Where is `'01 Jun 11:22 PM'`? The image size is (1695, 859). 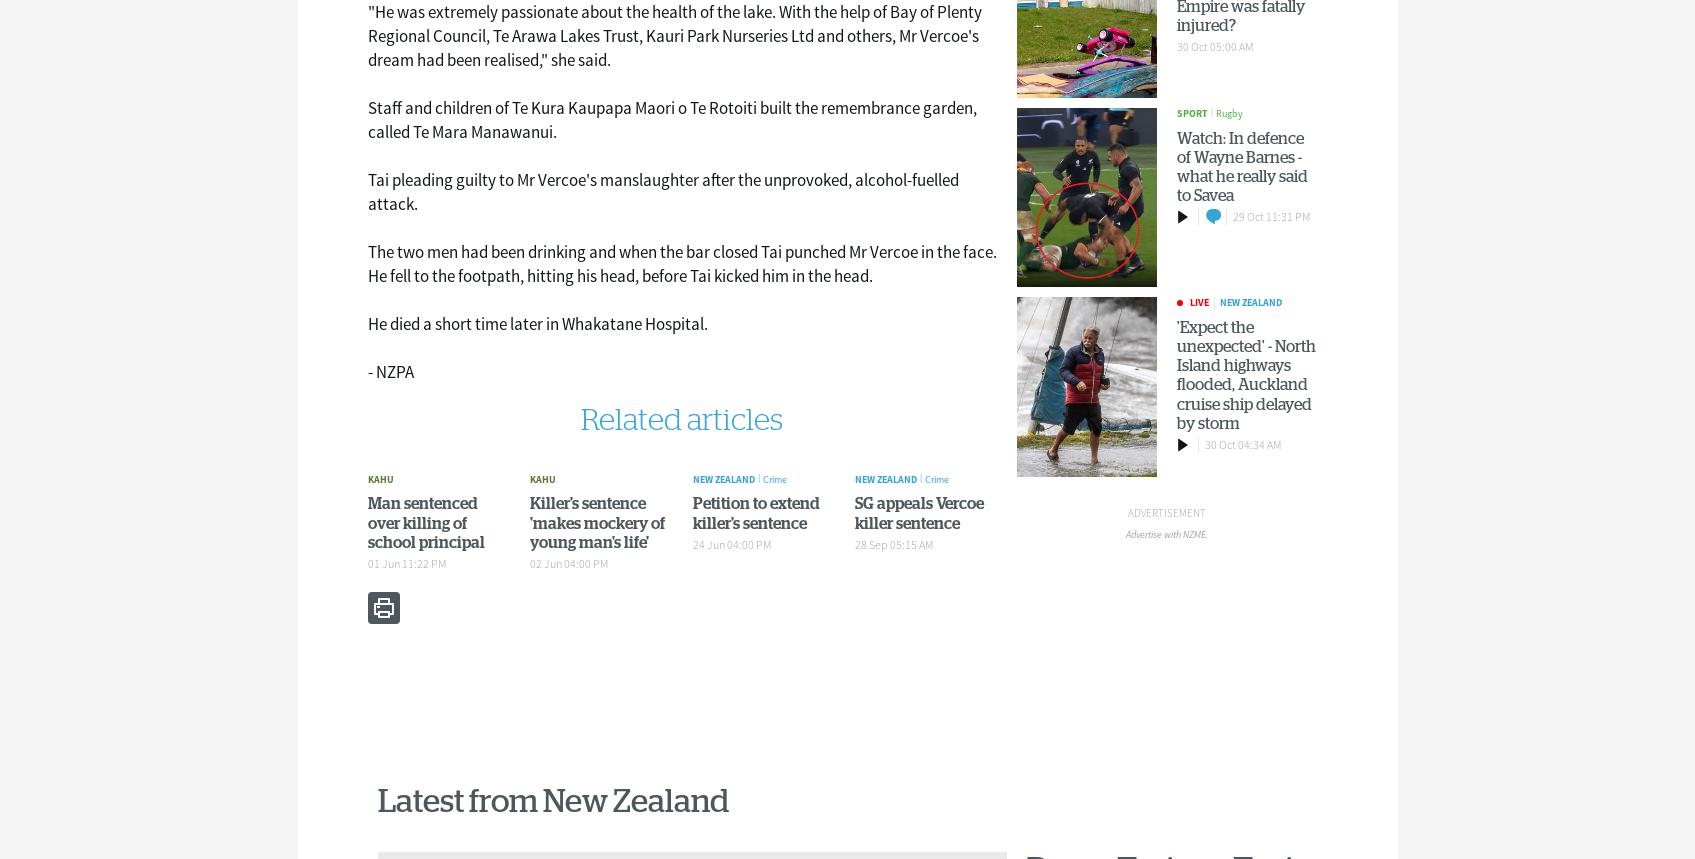 '01 Jun 11:22 PM' is located at coordinates (405, 561).